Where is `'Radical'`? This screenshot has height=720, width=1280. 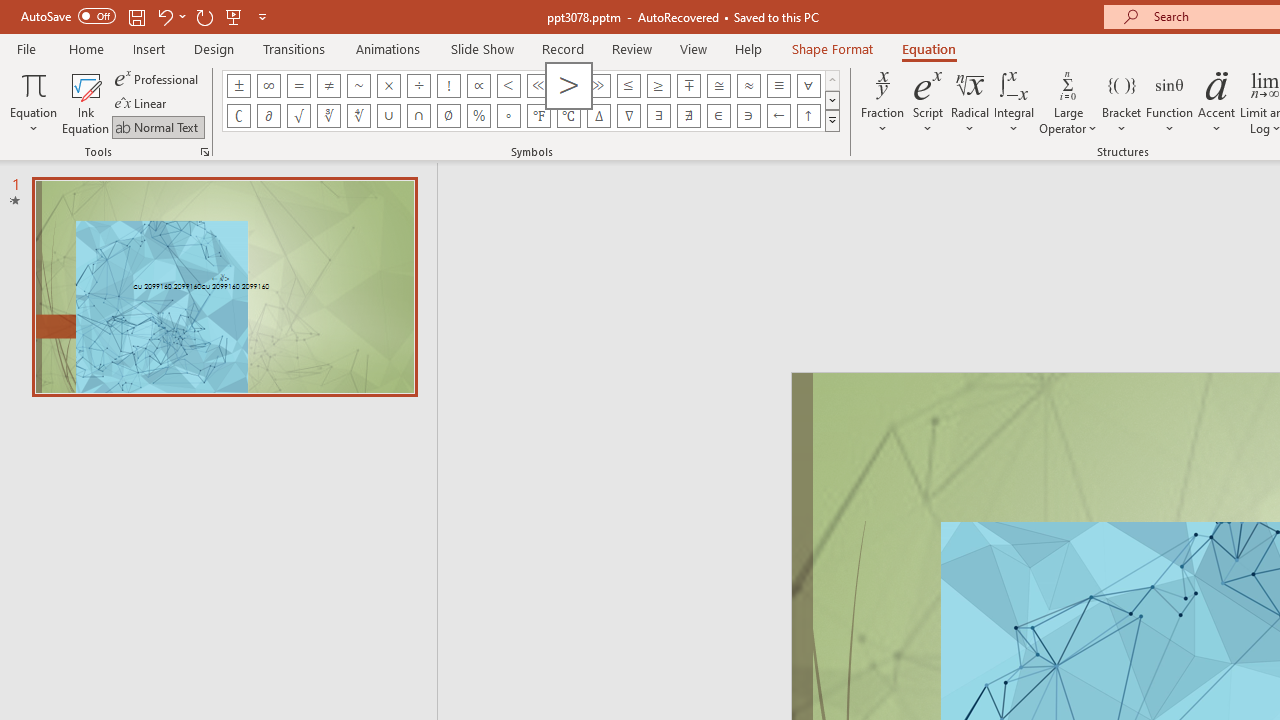 'Radical' is located at coordinates (970, 103).